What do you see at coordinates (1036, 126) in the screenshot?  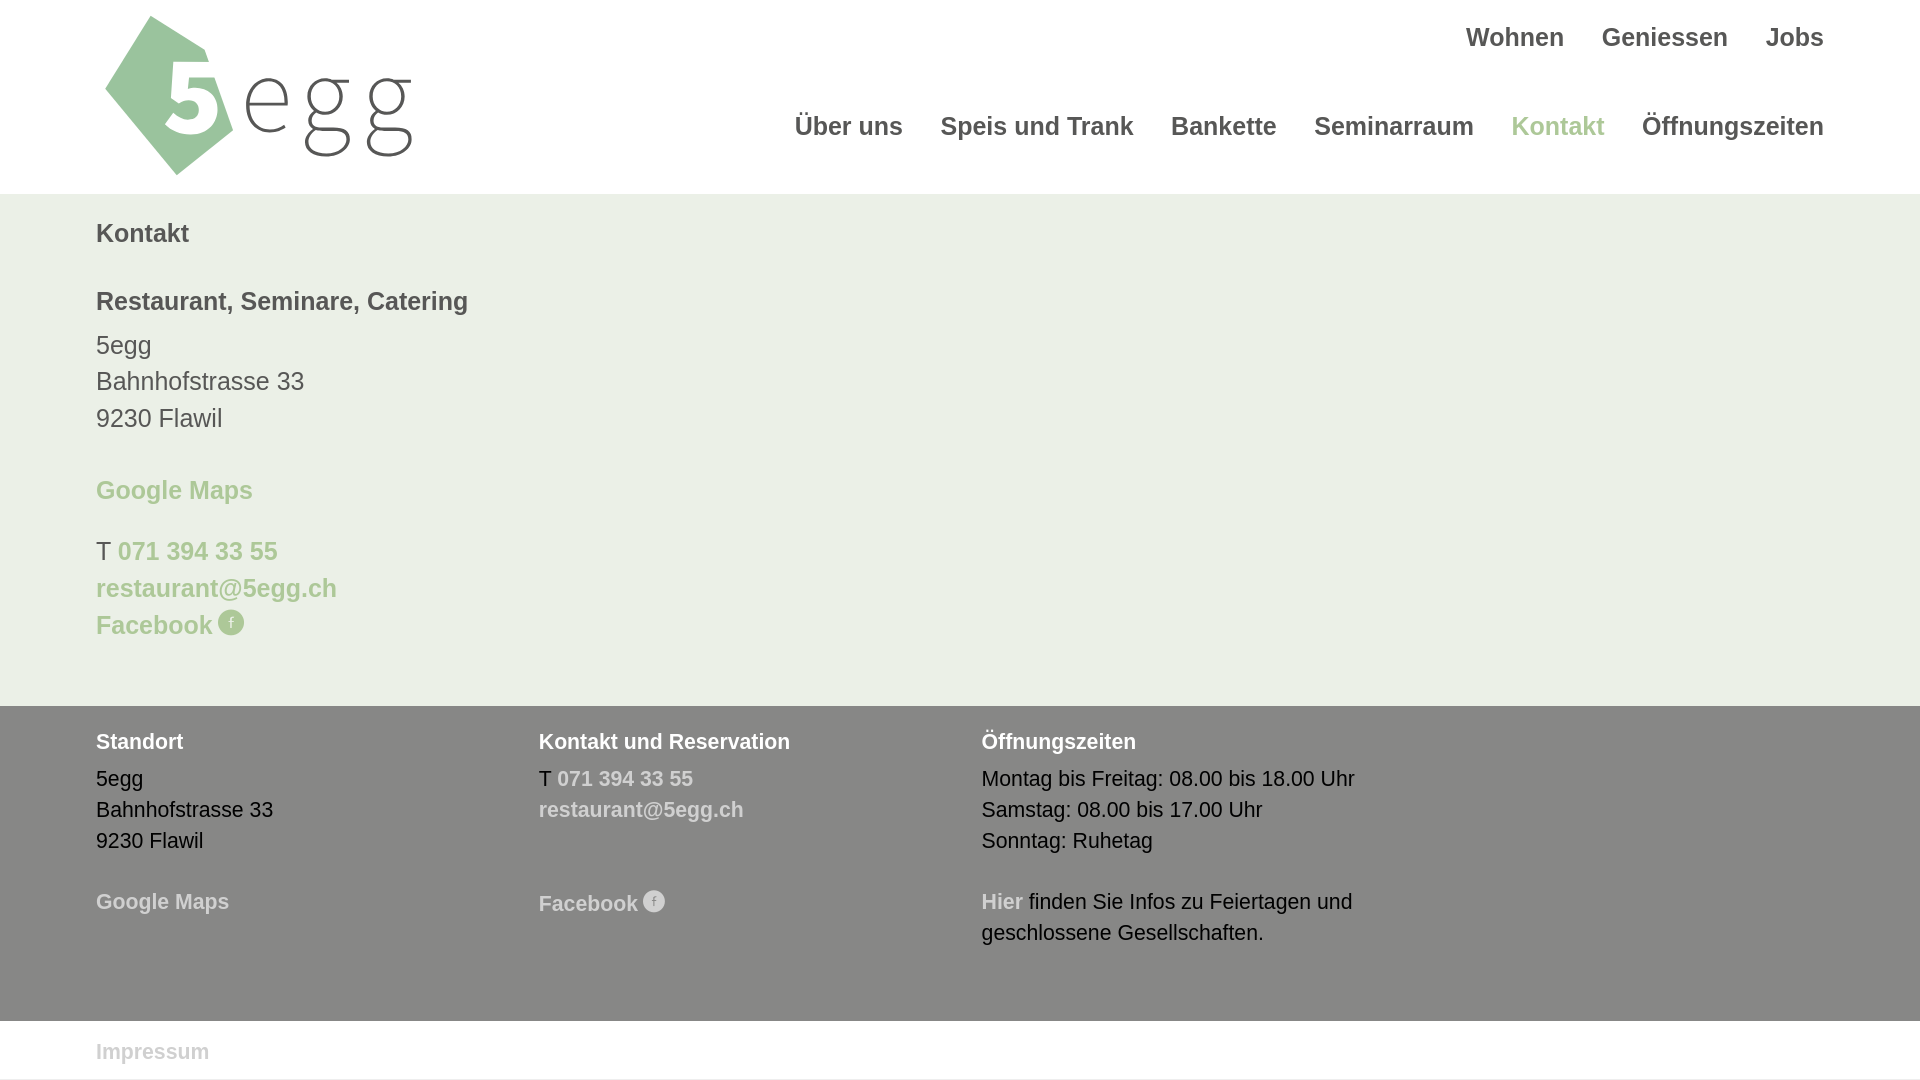 I see `'Speis und Trank'` at bounding box center [1036, 126].